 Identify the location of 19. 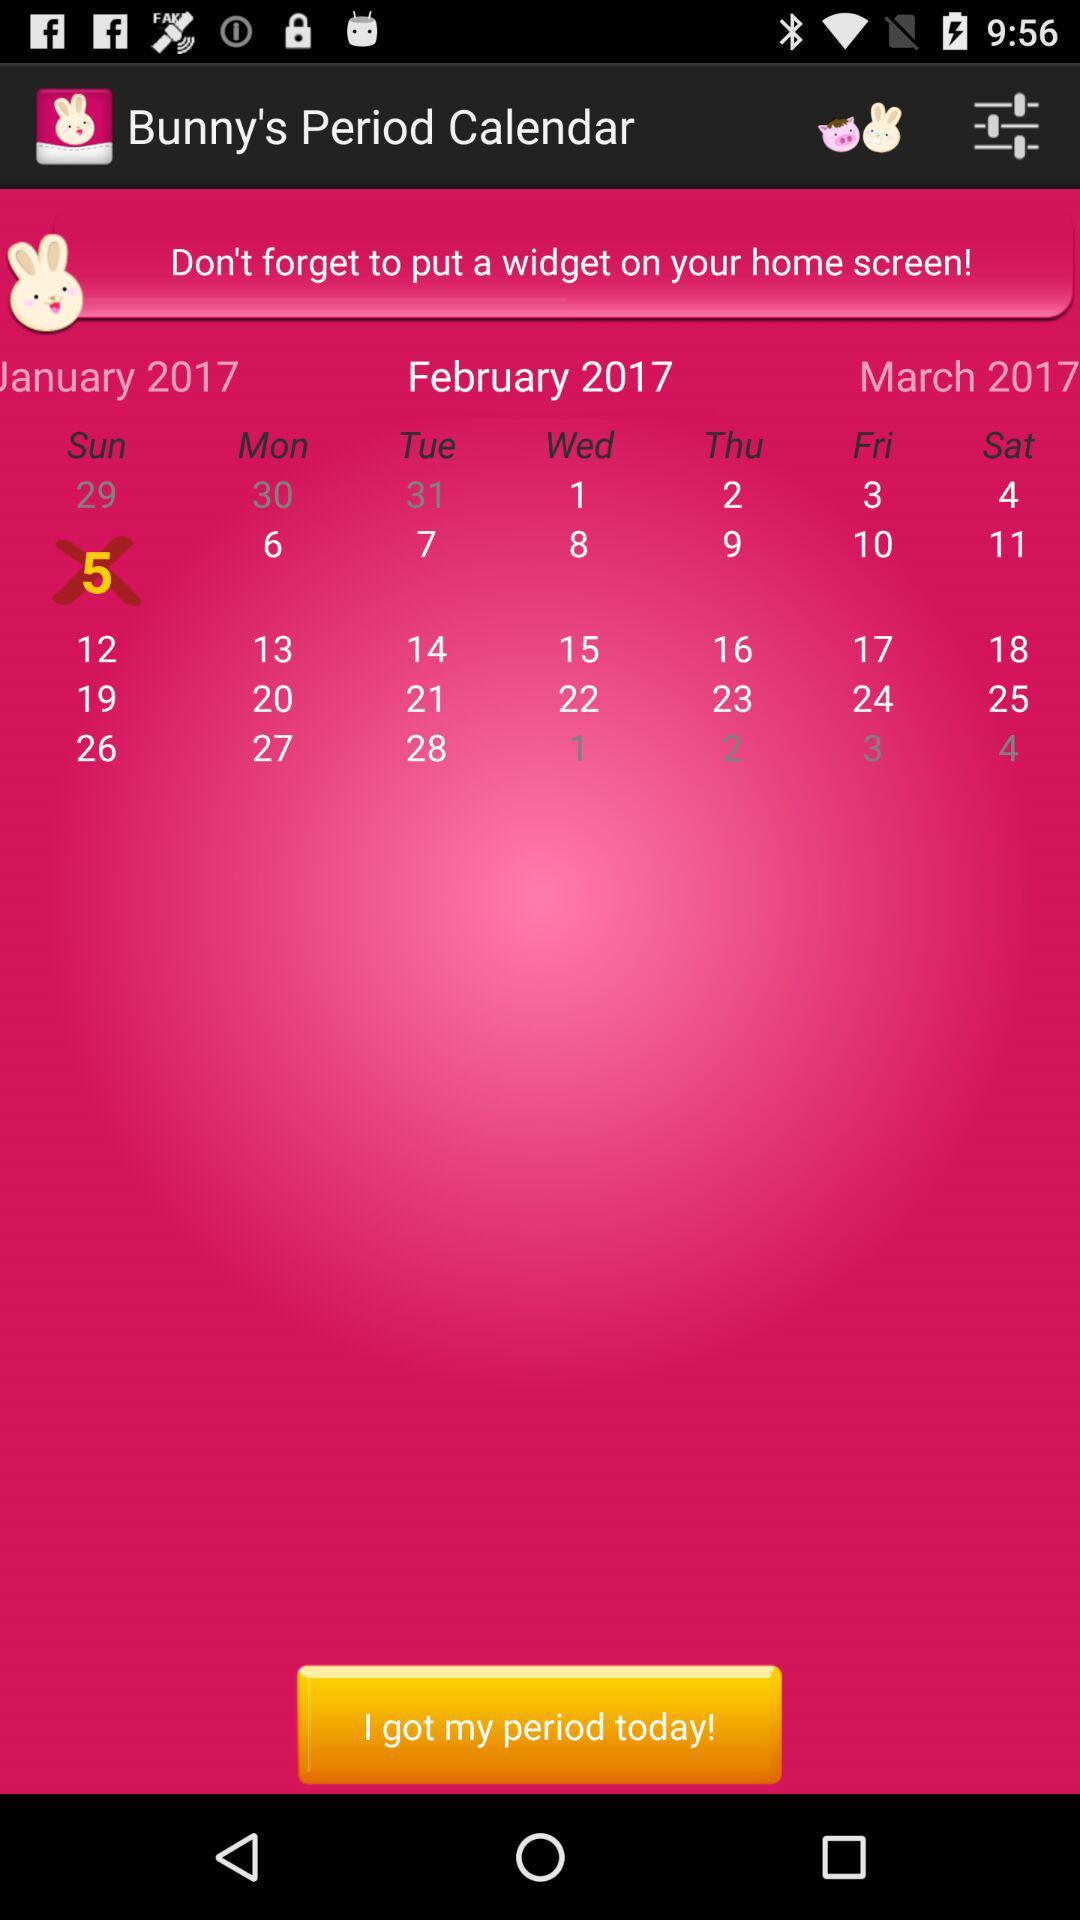
(96, 697).